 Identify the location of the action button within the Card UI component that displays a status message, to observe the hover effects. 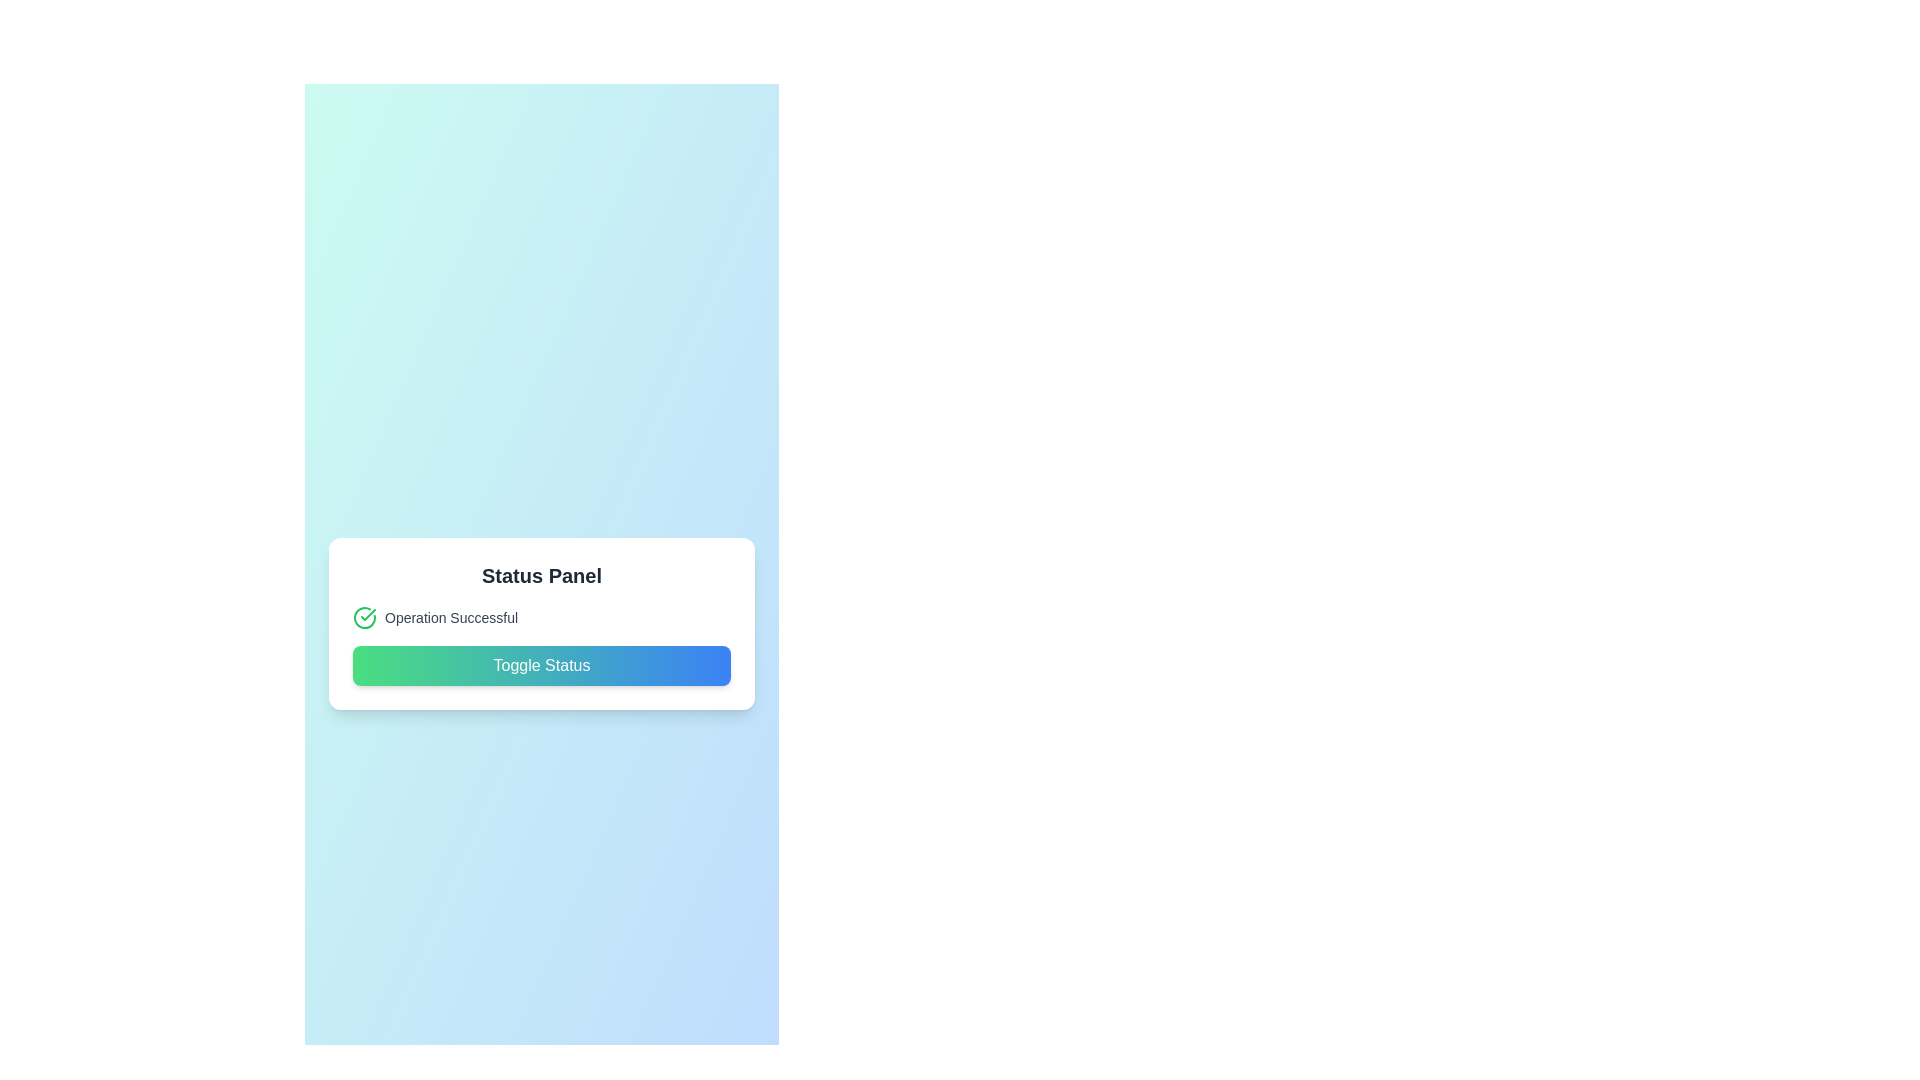
(542, 623).